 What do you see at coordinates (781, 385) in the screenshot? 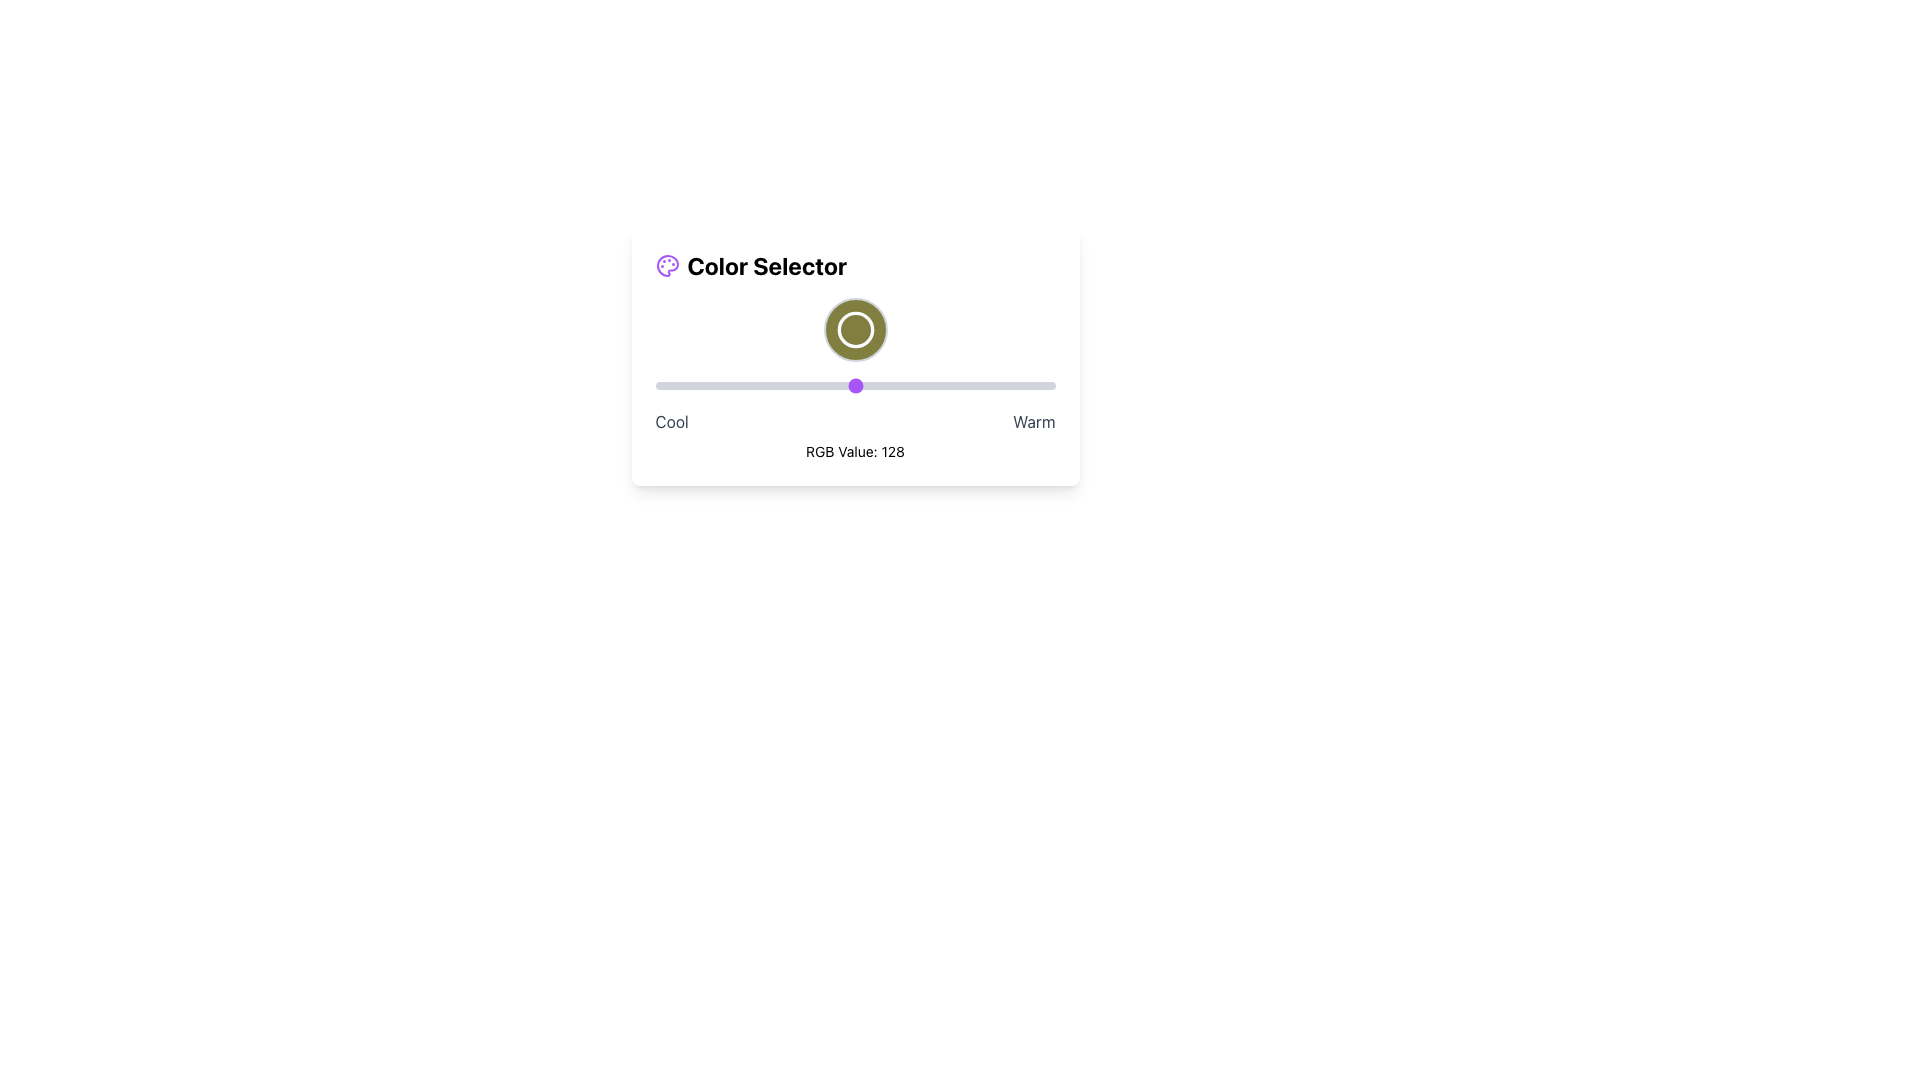
I see `the color selector` at bounding box center [781, 385].